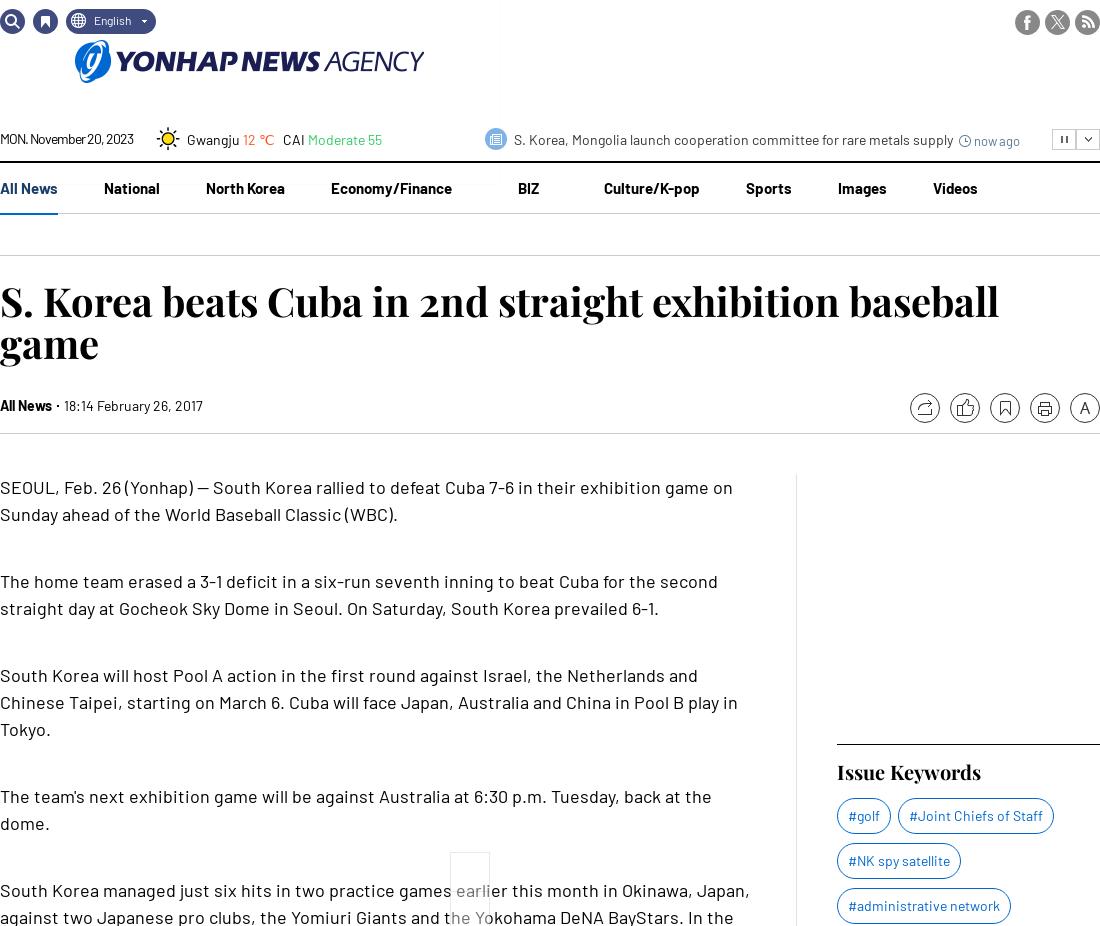 This screenshot has width=1100, height=926. I want to click on '(Copyright)', so click(548, 18).